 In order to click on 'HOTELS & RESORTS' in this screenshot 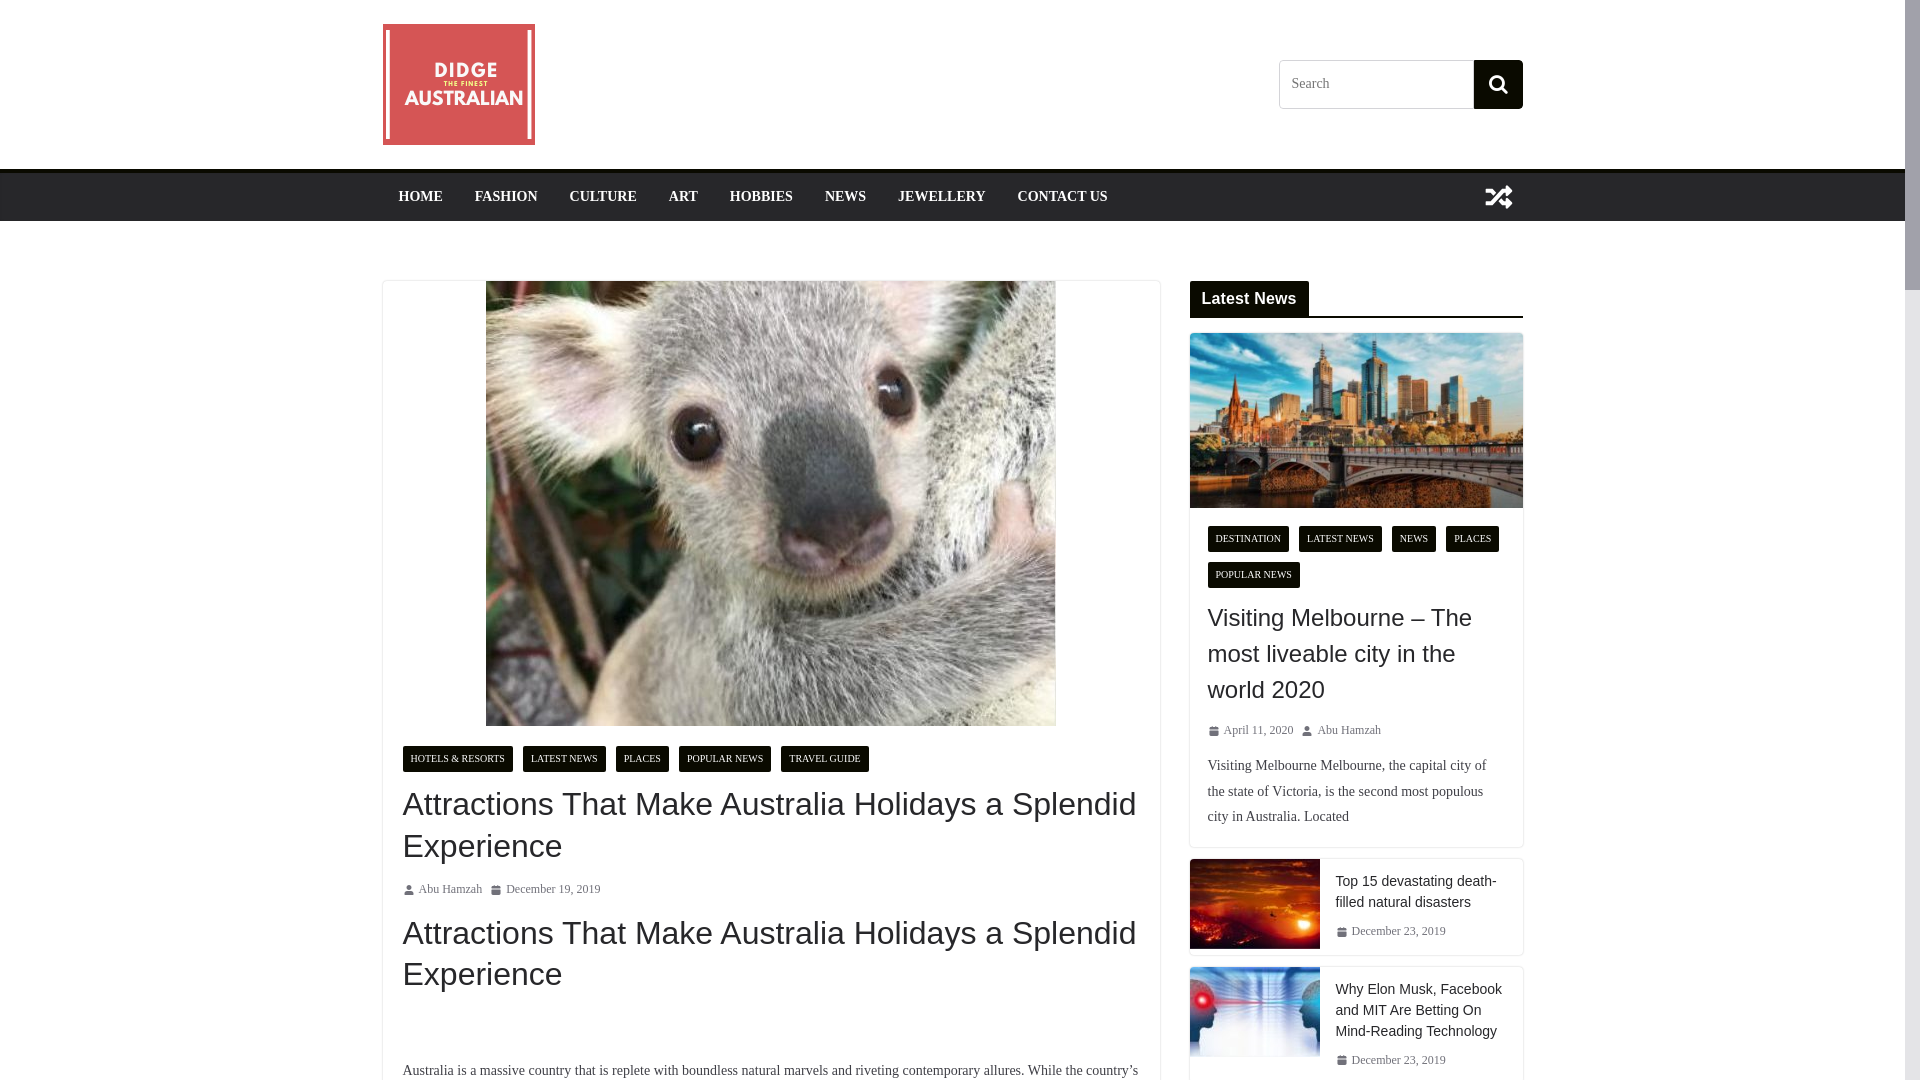, I will do `click(455, 759)`.